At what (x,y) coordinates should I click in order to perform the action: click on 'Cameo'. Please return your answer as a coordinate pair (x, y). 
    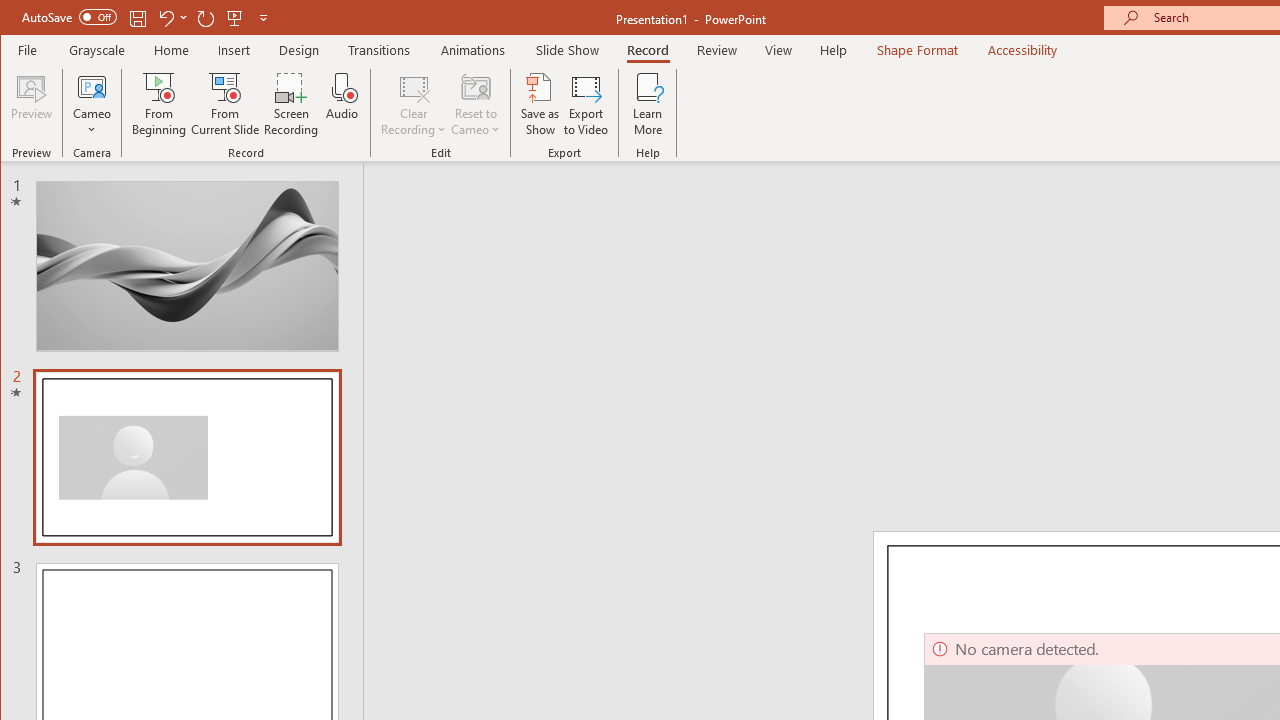
    Looking at the image, I should click on (91, 85).